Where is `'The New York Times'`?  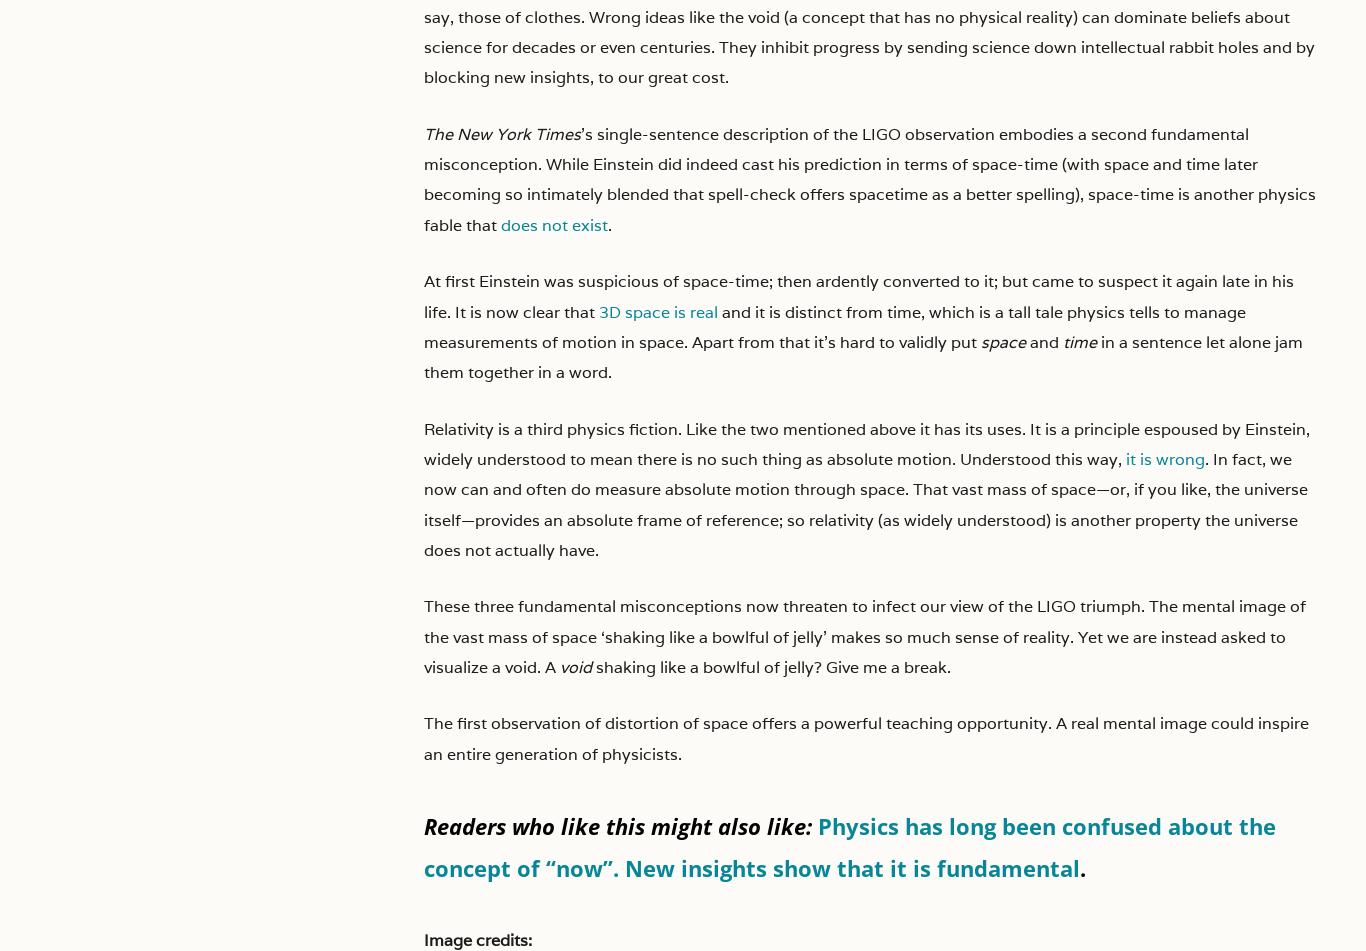
'The New York Times' is located at coordinates (502, 133).